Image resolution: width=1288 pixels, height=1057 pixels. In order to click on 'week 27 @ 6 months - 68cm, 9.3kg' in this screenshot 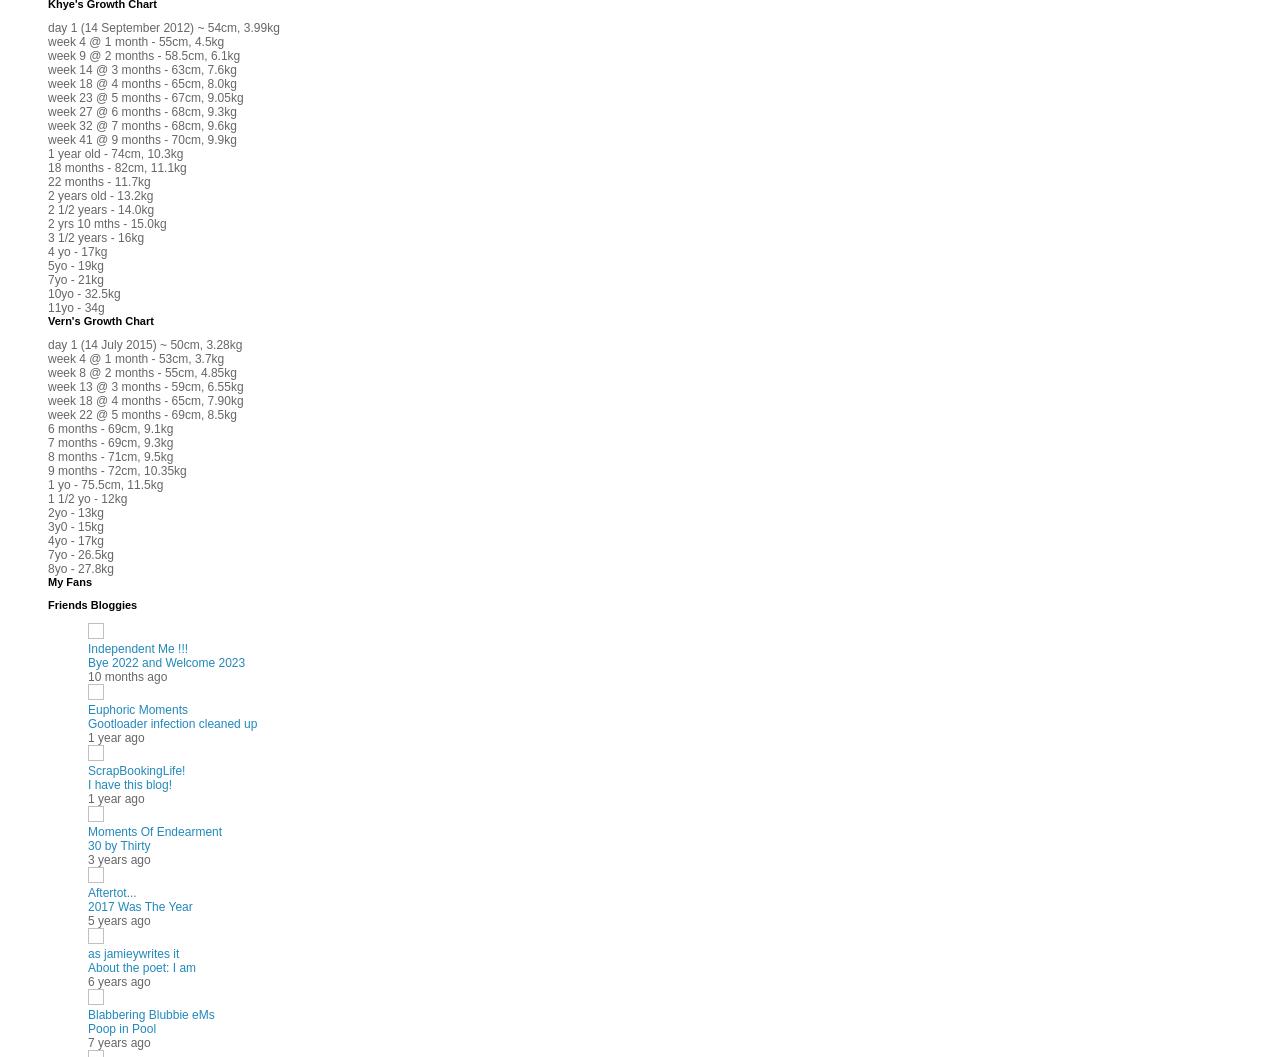, I will do `click(141, 109)`.